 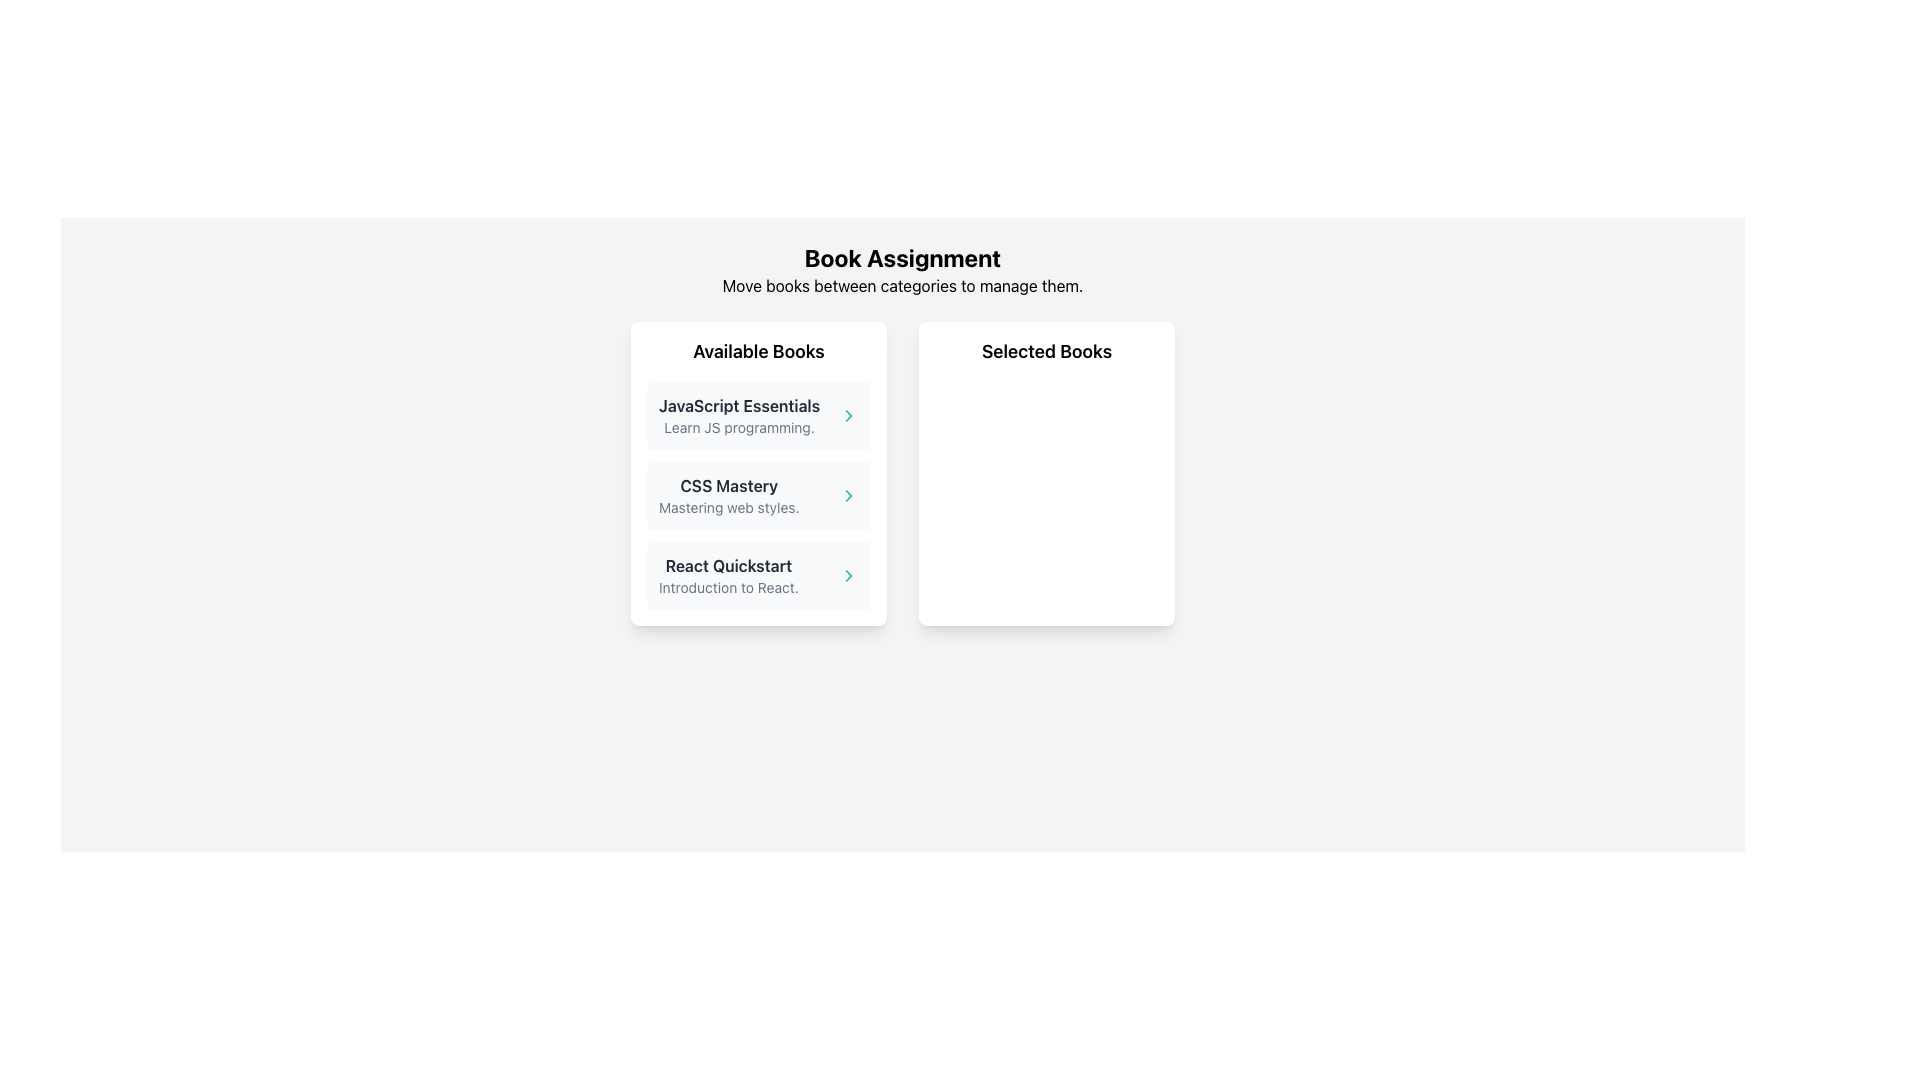 I want to click on the text label displaying 'Introduction to React.' located beneath the title 'React Quickstart' in the 'Available Books' list, so click(x=727, y=586).